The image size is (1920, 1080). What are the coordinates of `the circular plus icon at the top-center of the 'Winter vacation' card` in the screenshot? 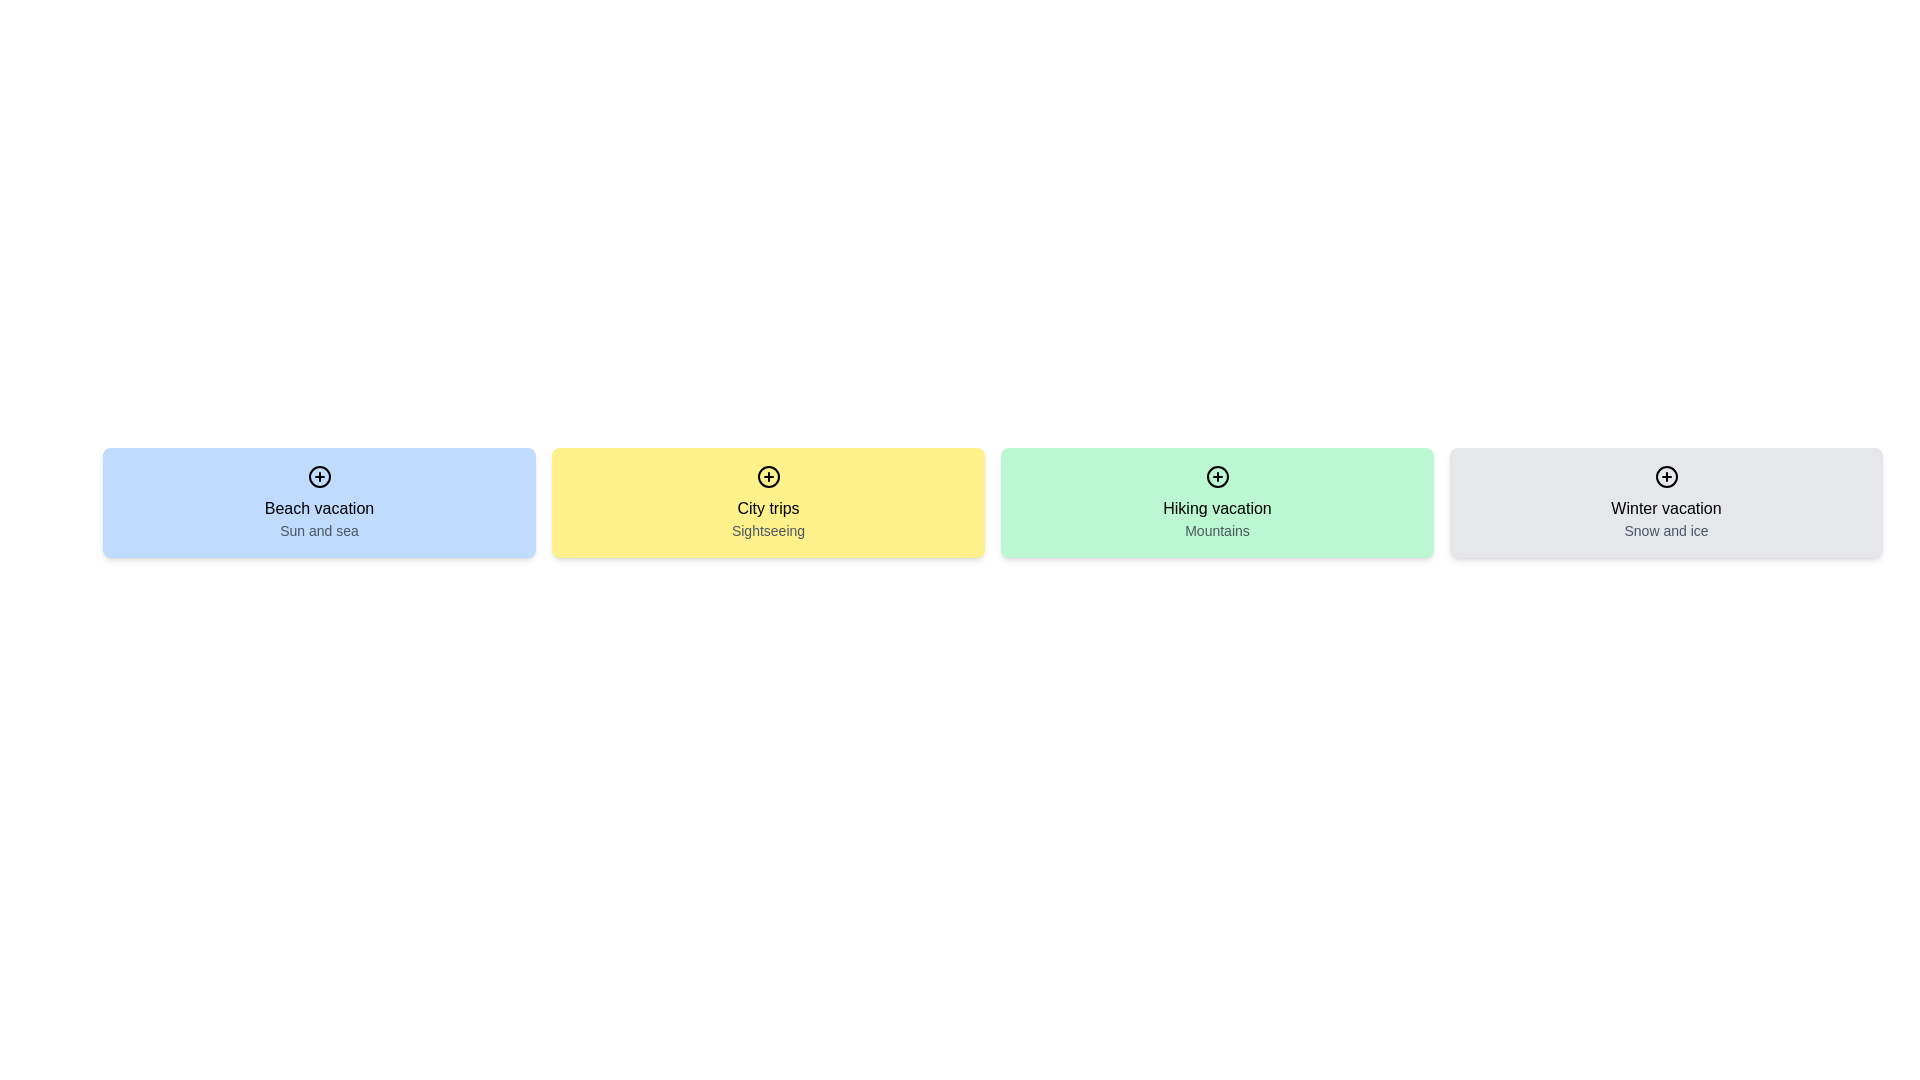 It's located at (1666, 477).